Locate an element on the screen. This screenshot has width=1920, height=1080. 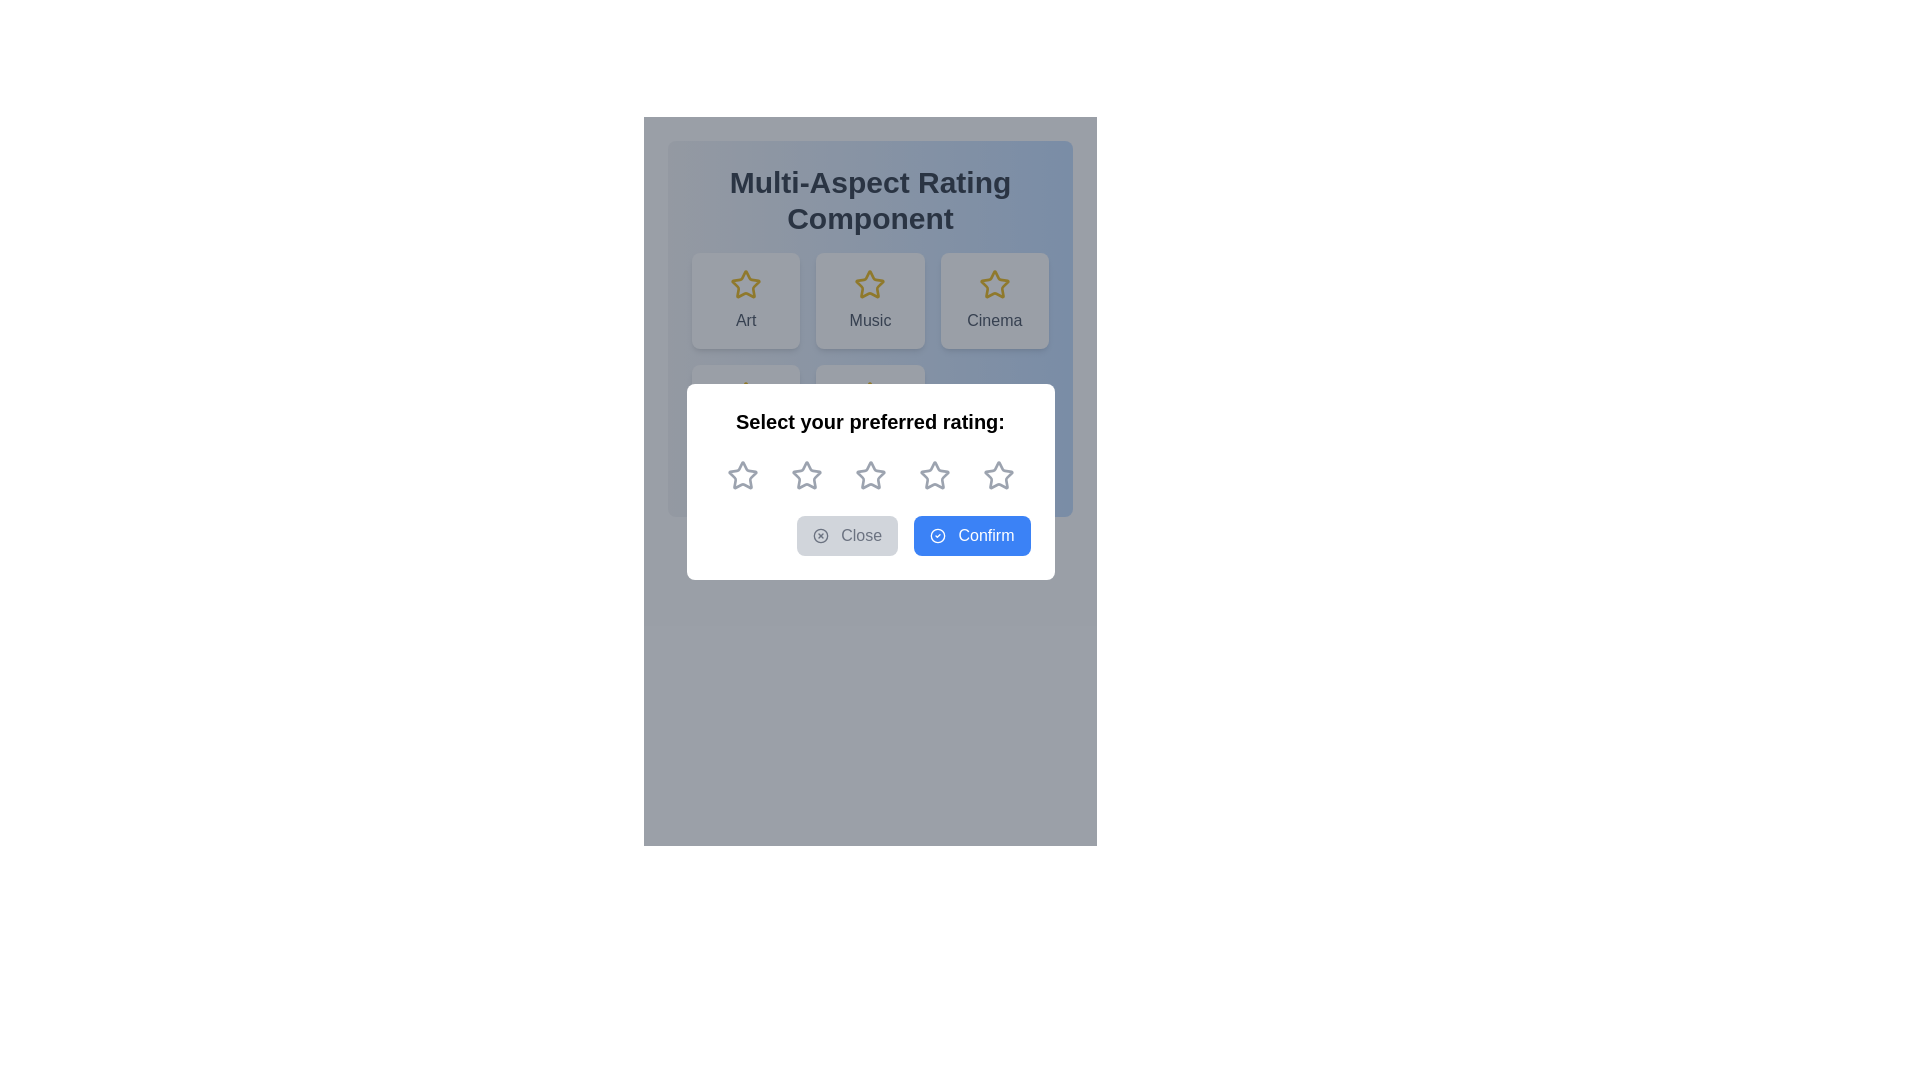
the first interactive star icon is located at coordinates (741, 475).